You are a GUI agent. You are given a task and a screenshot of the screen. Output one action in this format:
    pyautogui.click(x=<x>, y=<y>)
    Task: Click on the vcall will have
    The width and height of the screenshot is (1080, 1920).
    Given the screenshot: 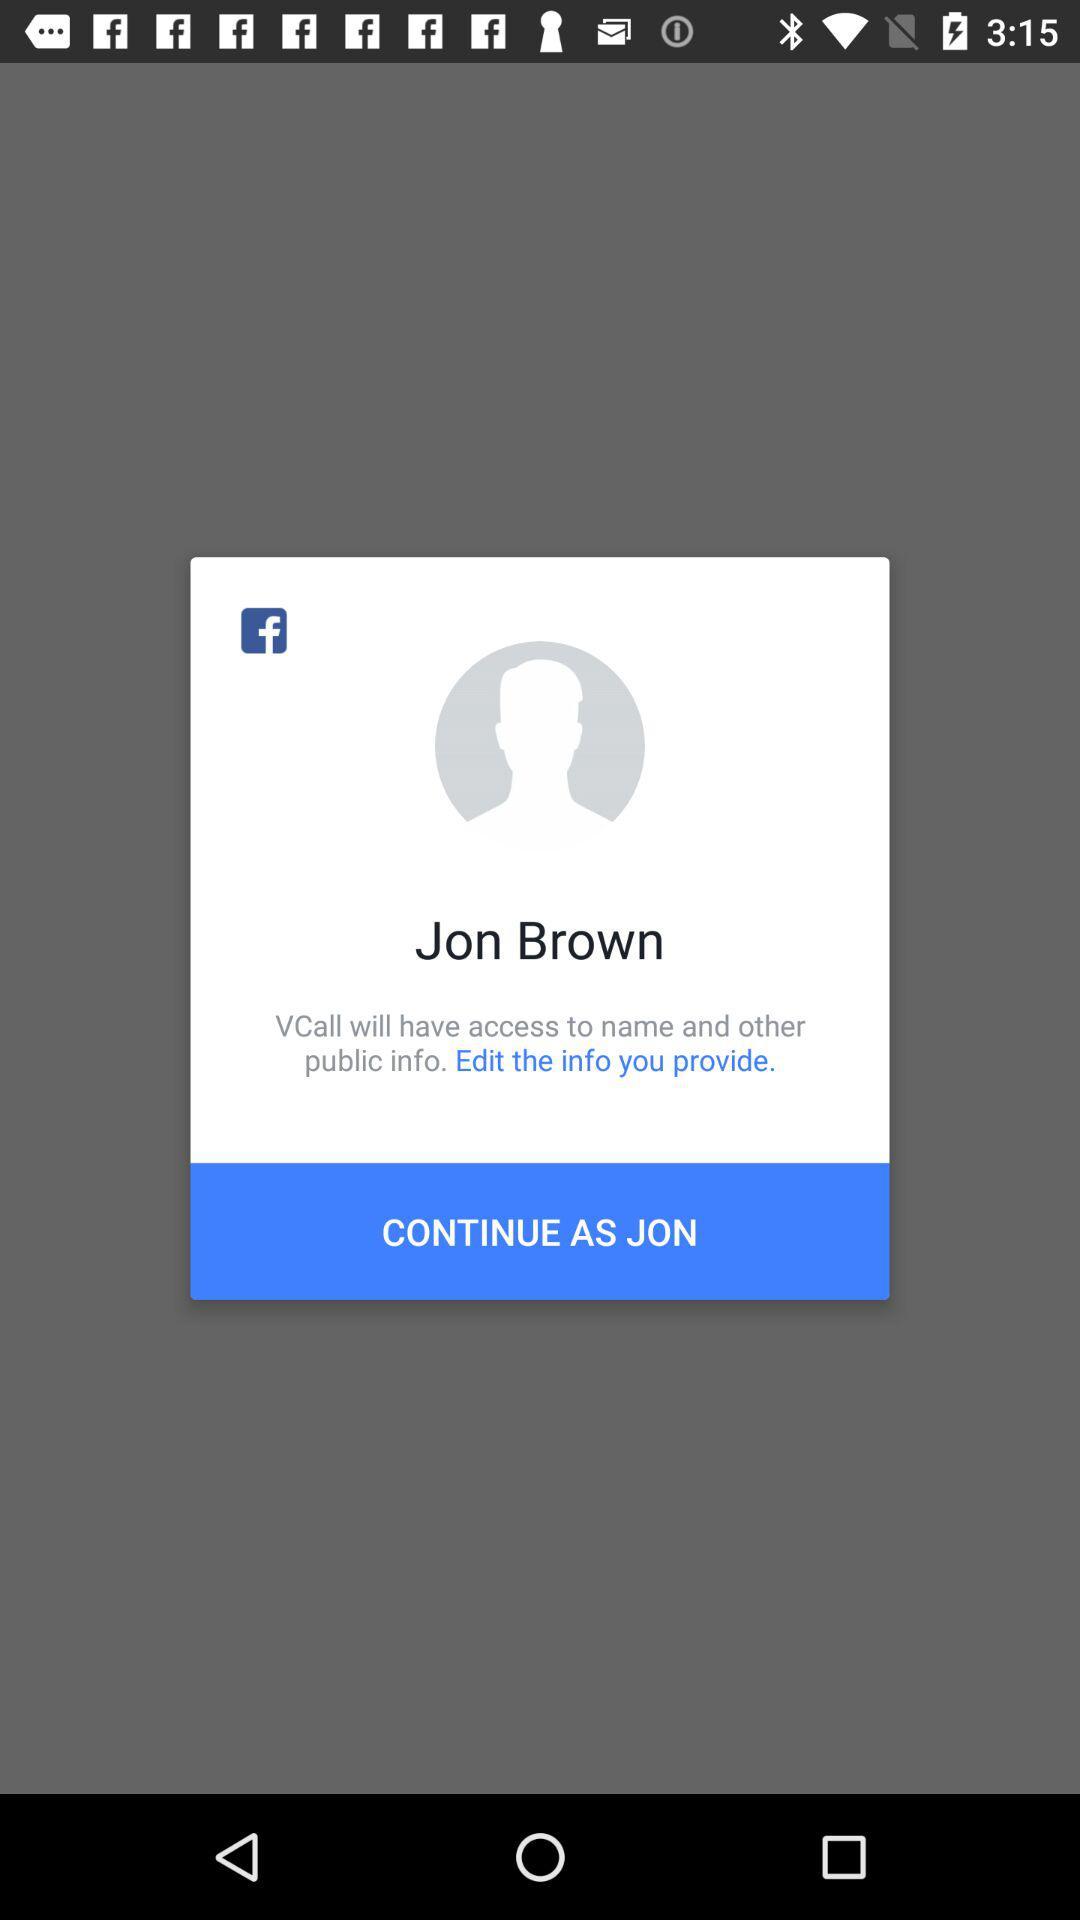 What is the action you would take?
    pyautogui.click(x=540, y=1041)
    